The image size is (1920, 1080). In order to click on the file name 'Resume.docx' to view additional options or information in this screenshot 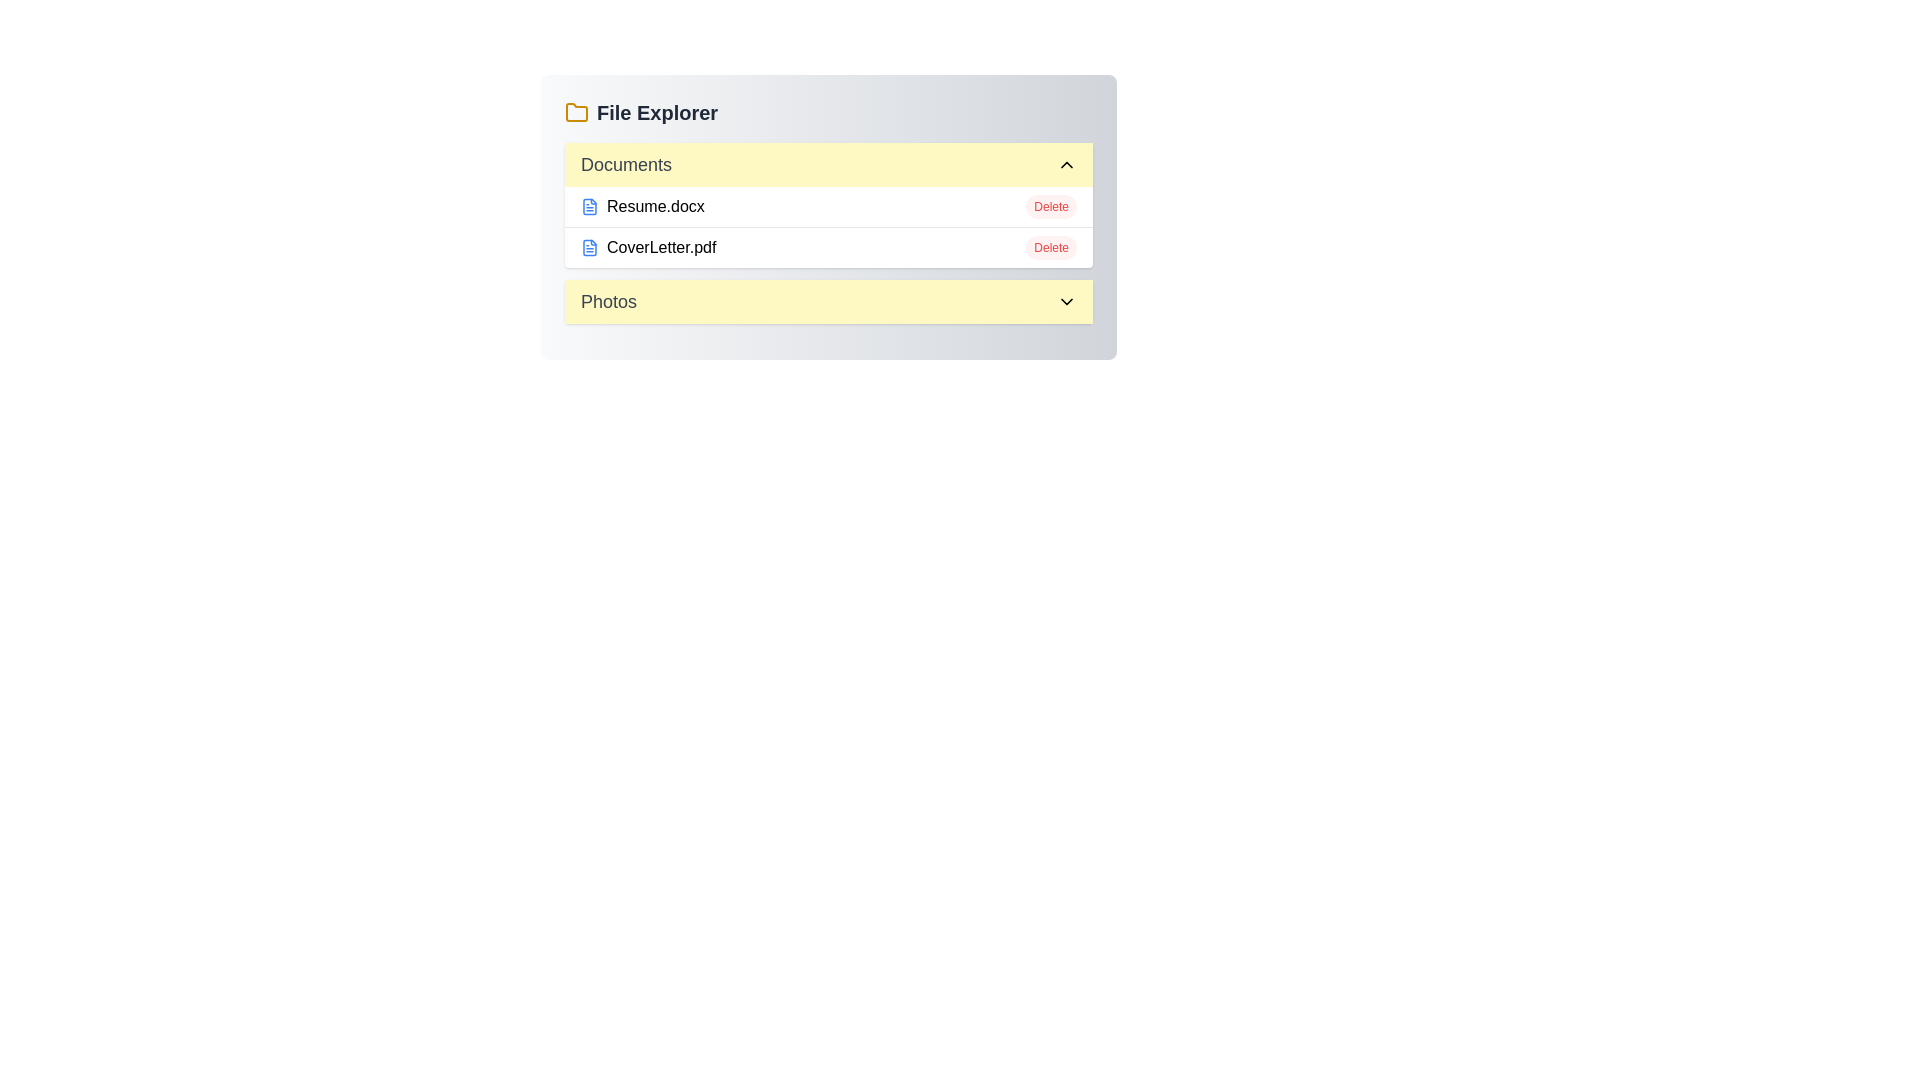, I will do `click(642, 207)`.